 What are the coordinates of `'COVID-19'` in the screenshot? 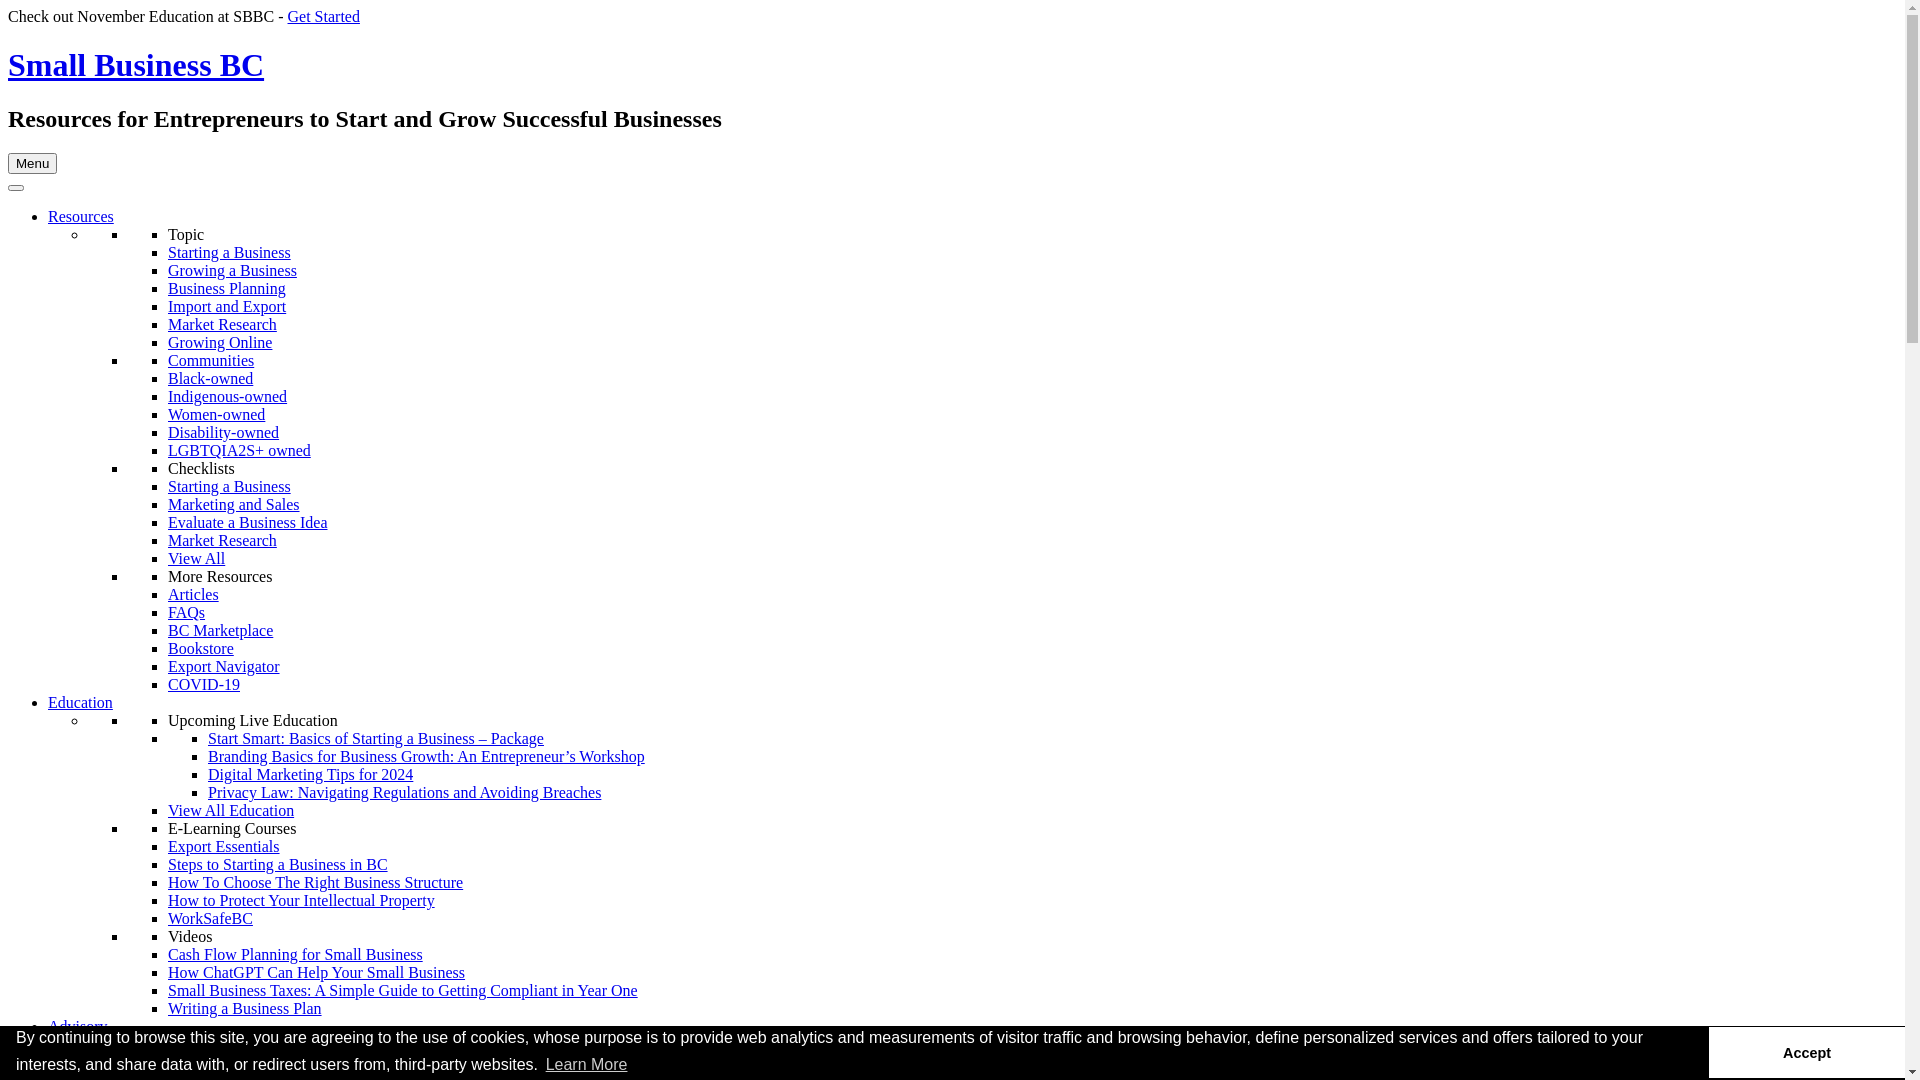 It's located at (203, 683).